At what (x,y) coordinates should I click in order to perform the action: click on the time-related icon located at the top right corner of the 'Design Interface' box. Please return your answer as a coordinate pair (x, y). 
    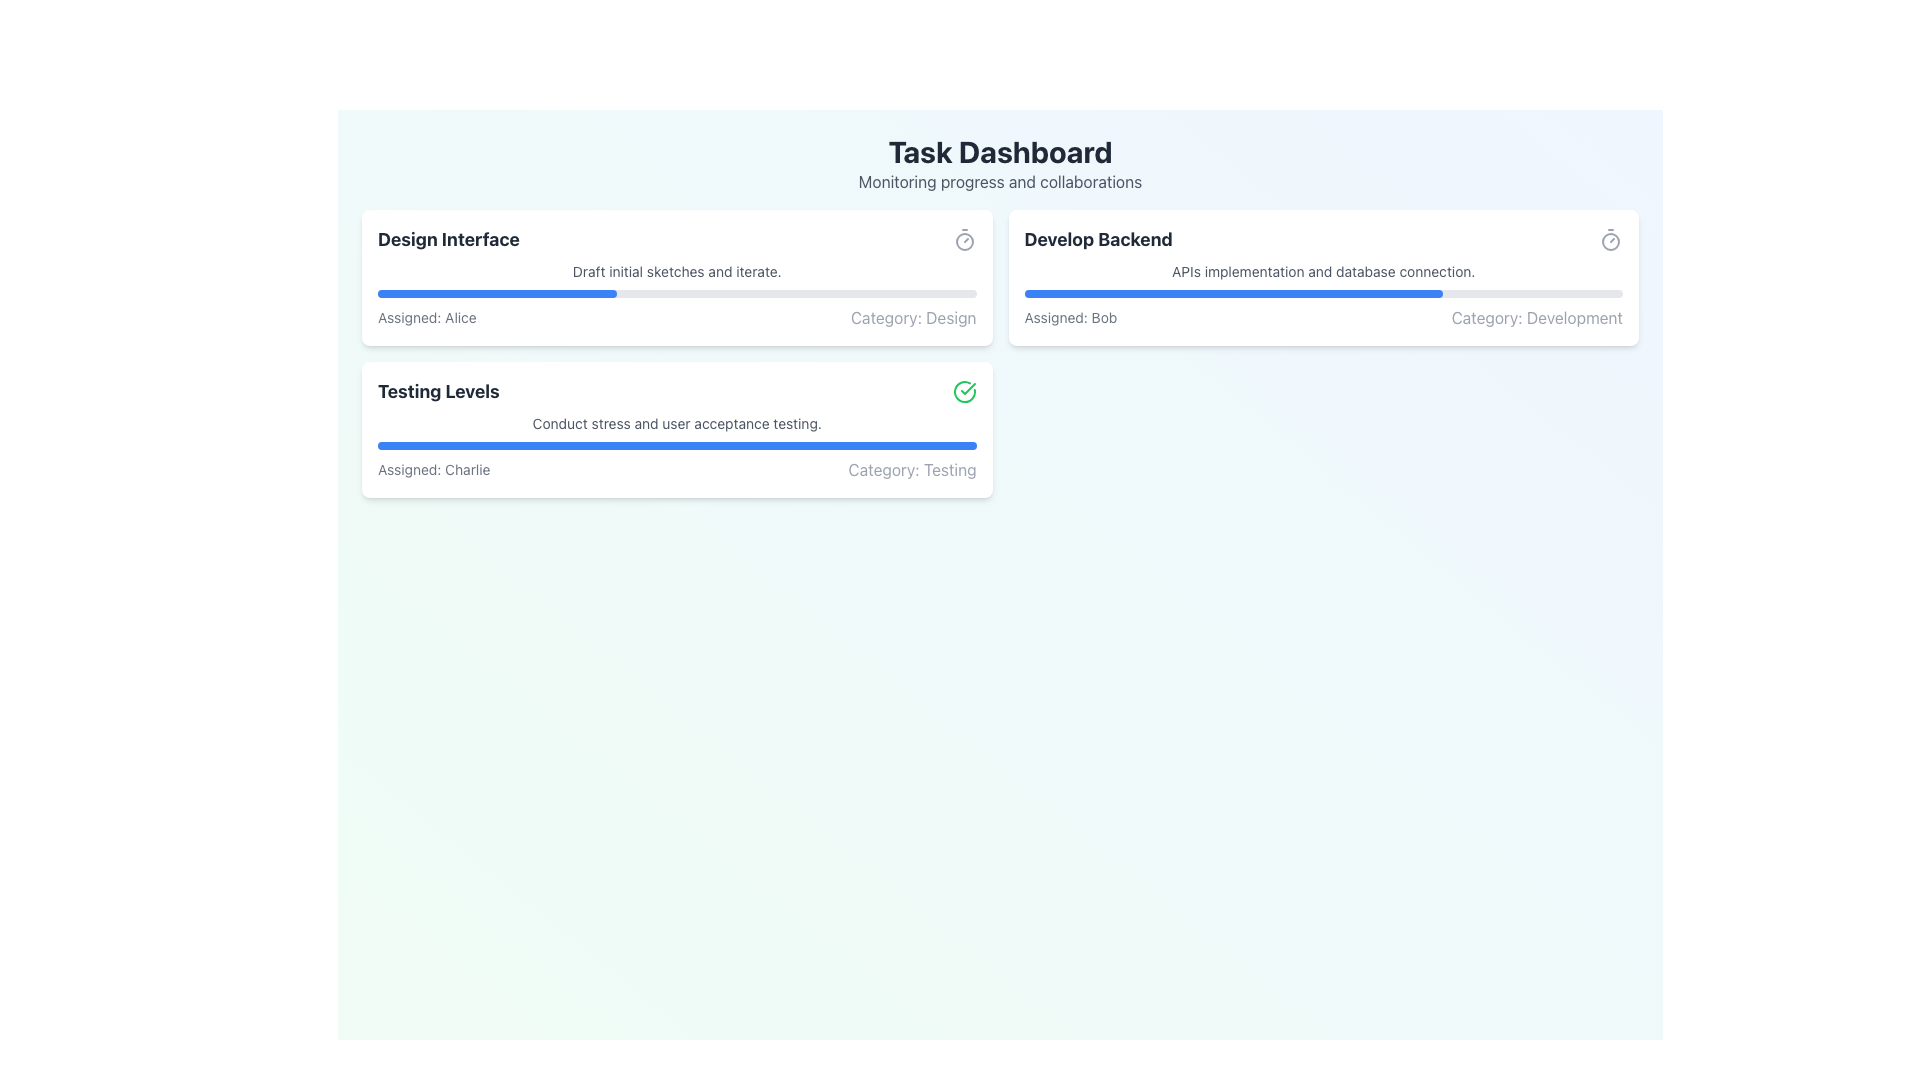
    Looking at the image, I should click on (964, 238).